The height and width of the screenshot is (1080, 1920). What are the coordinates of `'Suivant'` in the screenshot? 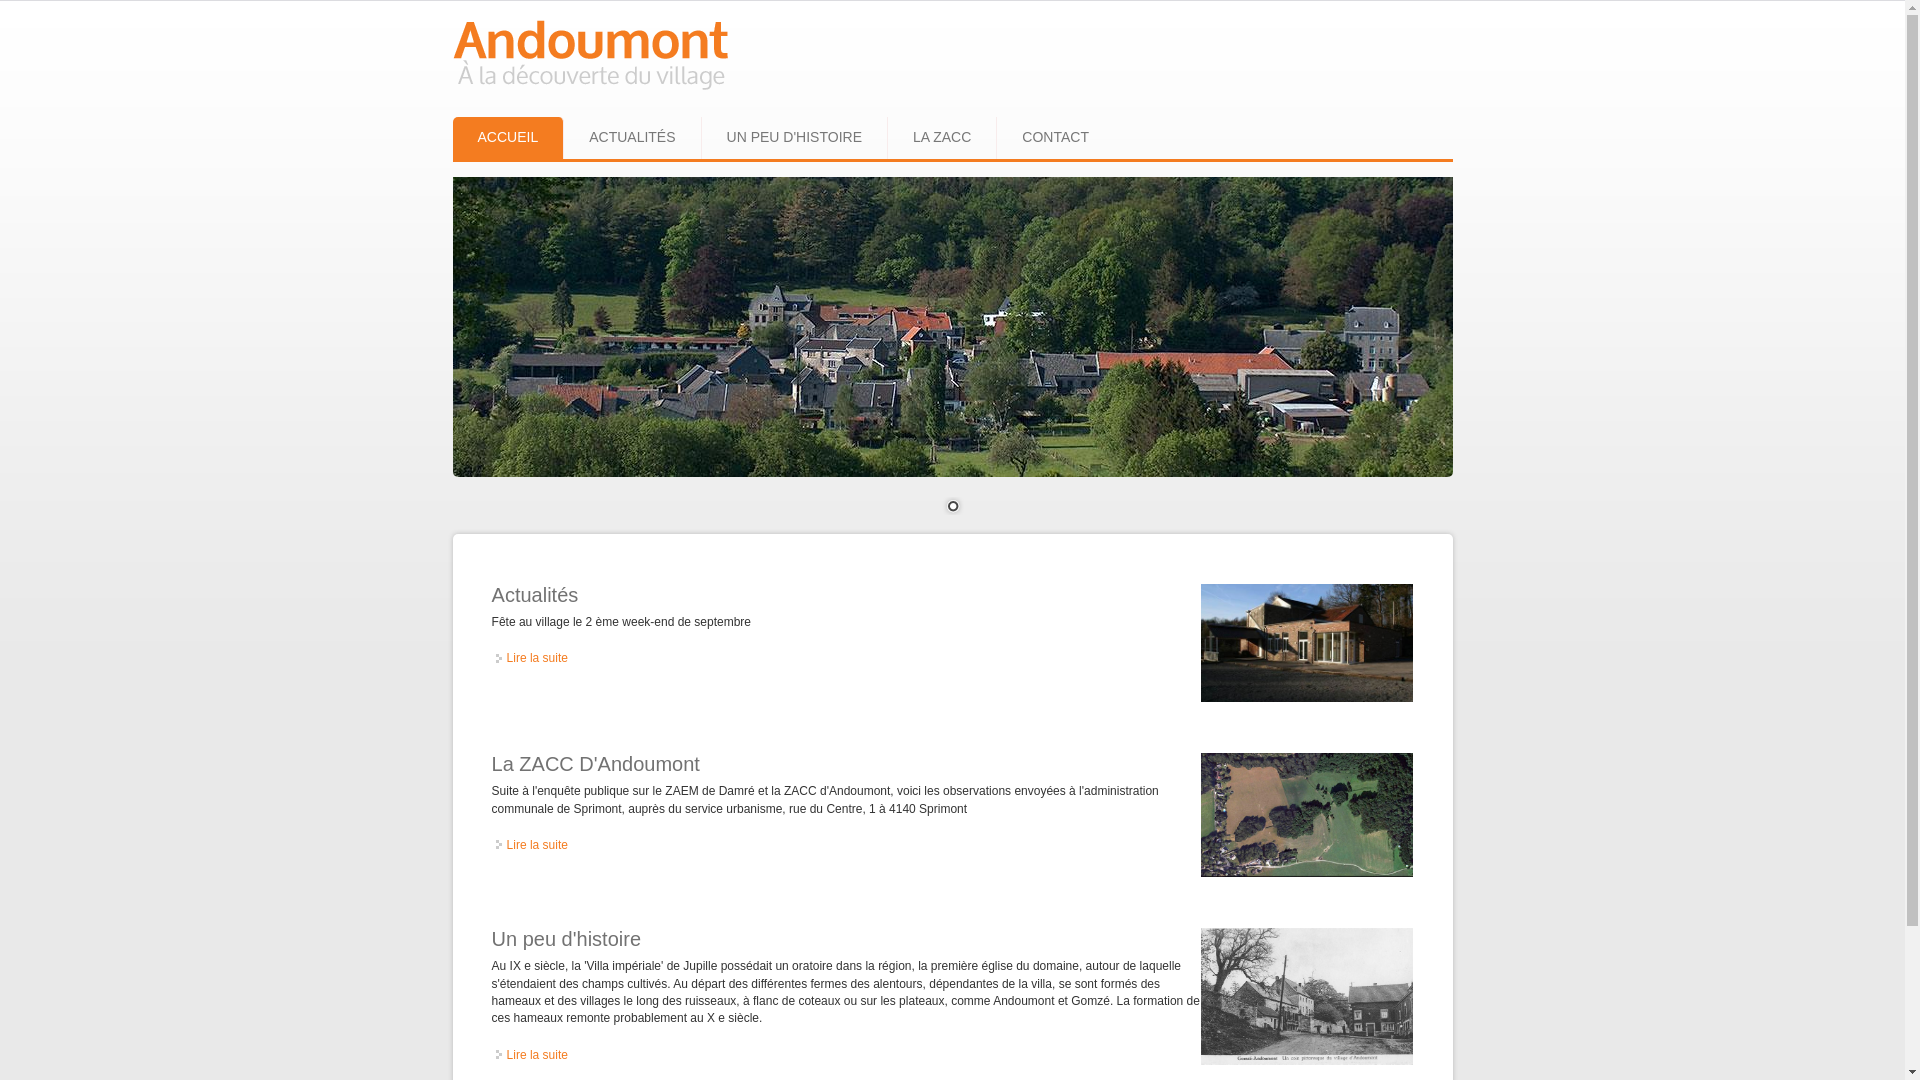 It's located at (505, 435).